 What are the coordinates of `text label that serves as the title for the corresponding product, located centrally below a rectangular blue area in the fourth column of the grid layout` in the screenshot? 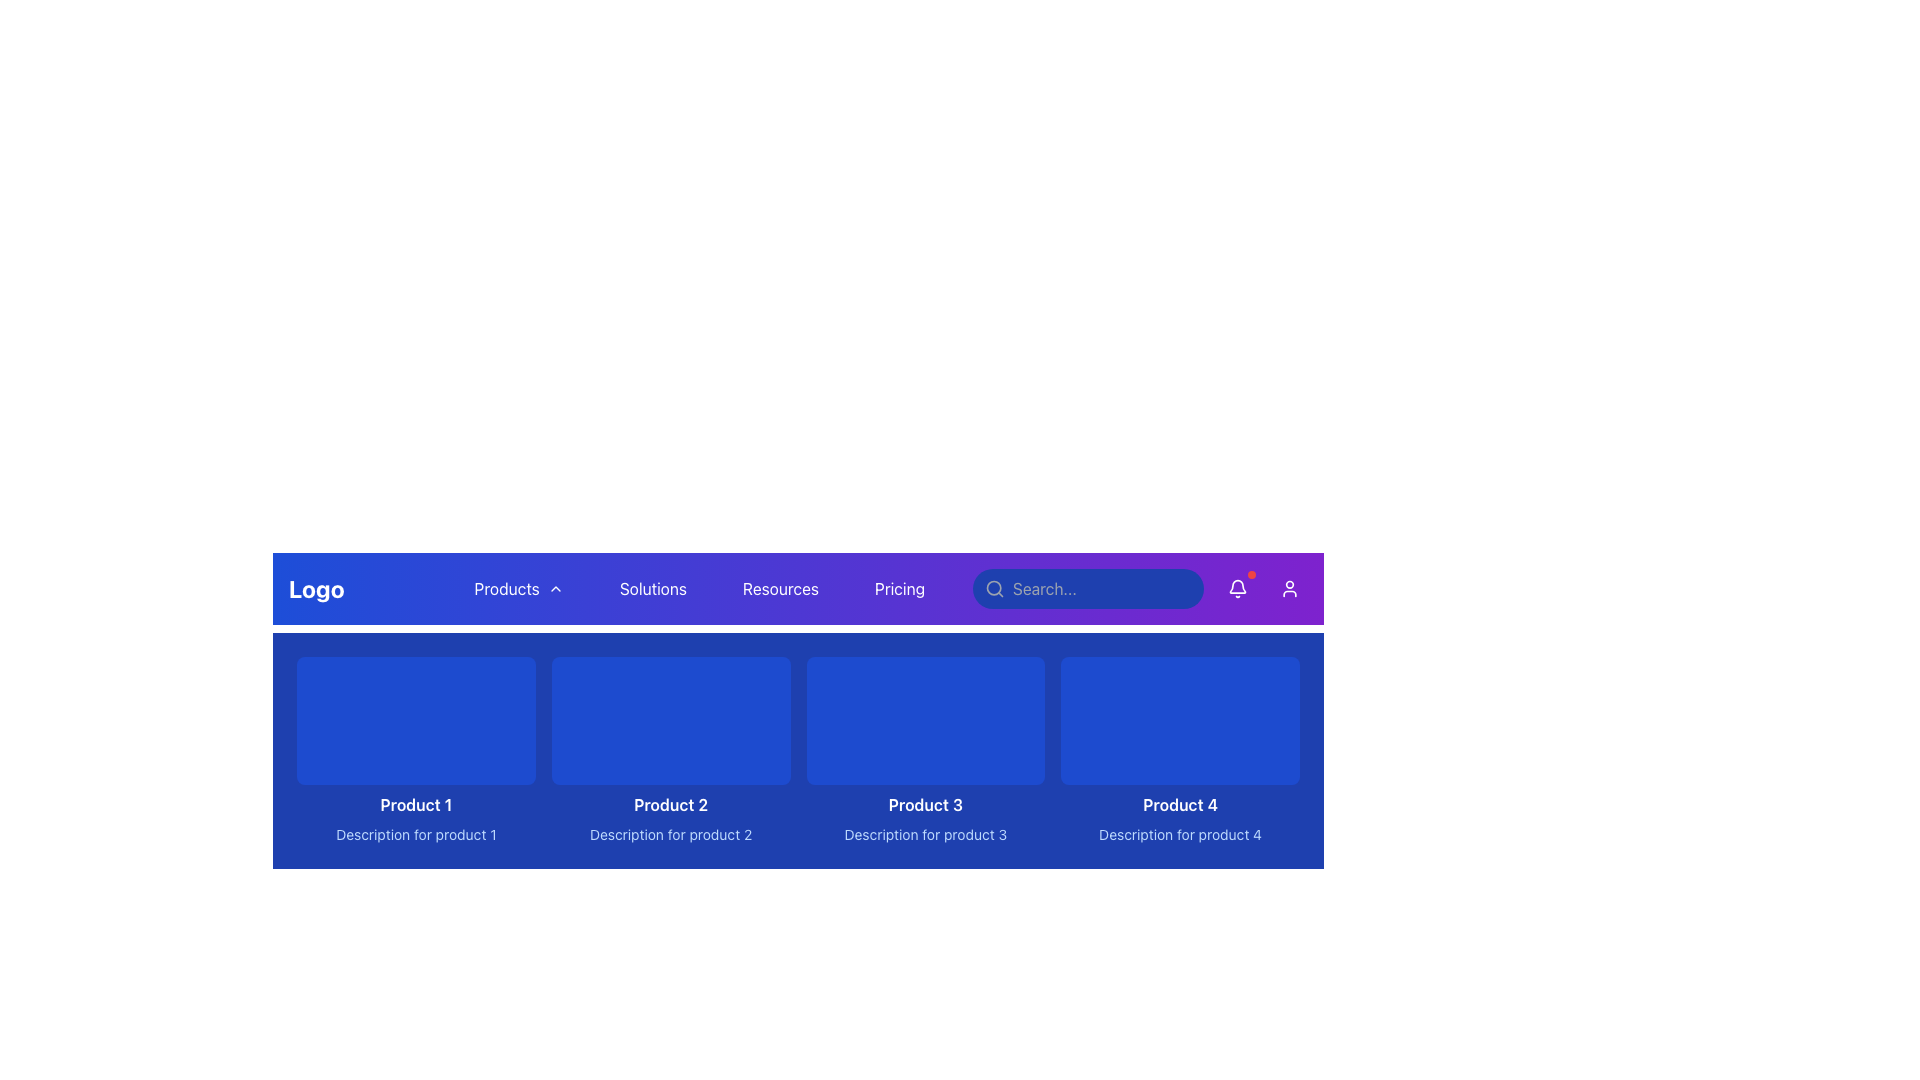 It's located at (1180, 804).